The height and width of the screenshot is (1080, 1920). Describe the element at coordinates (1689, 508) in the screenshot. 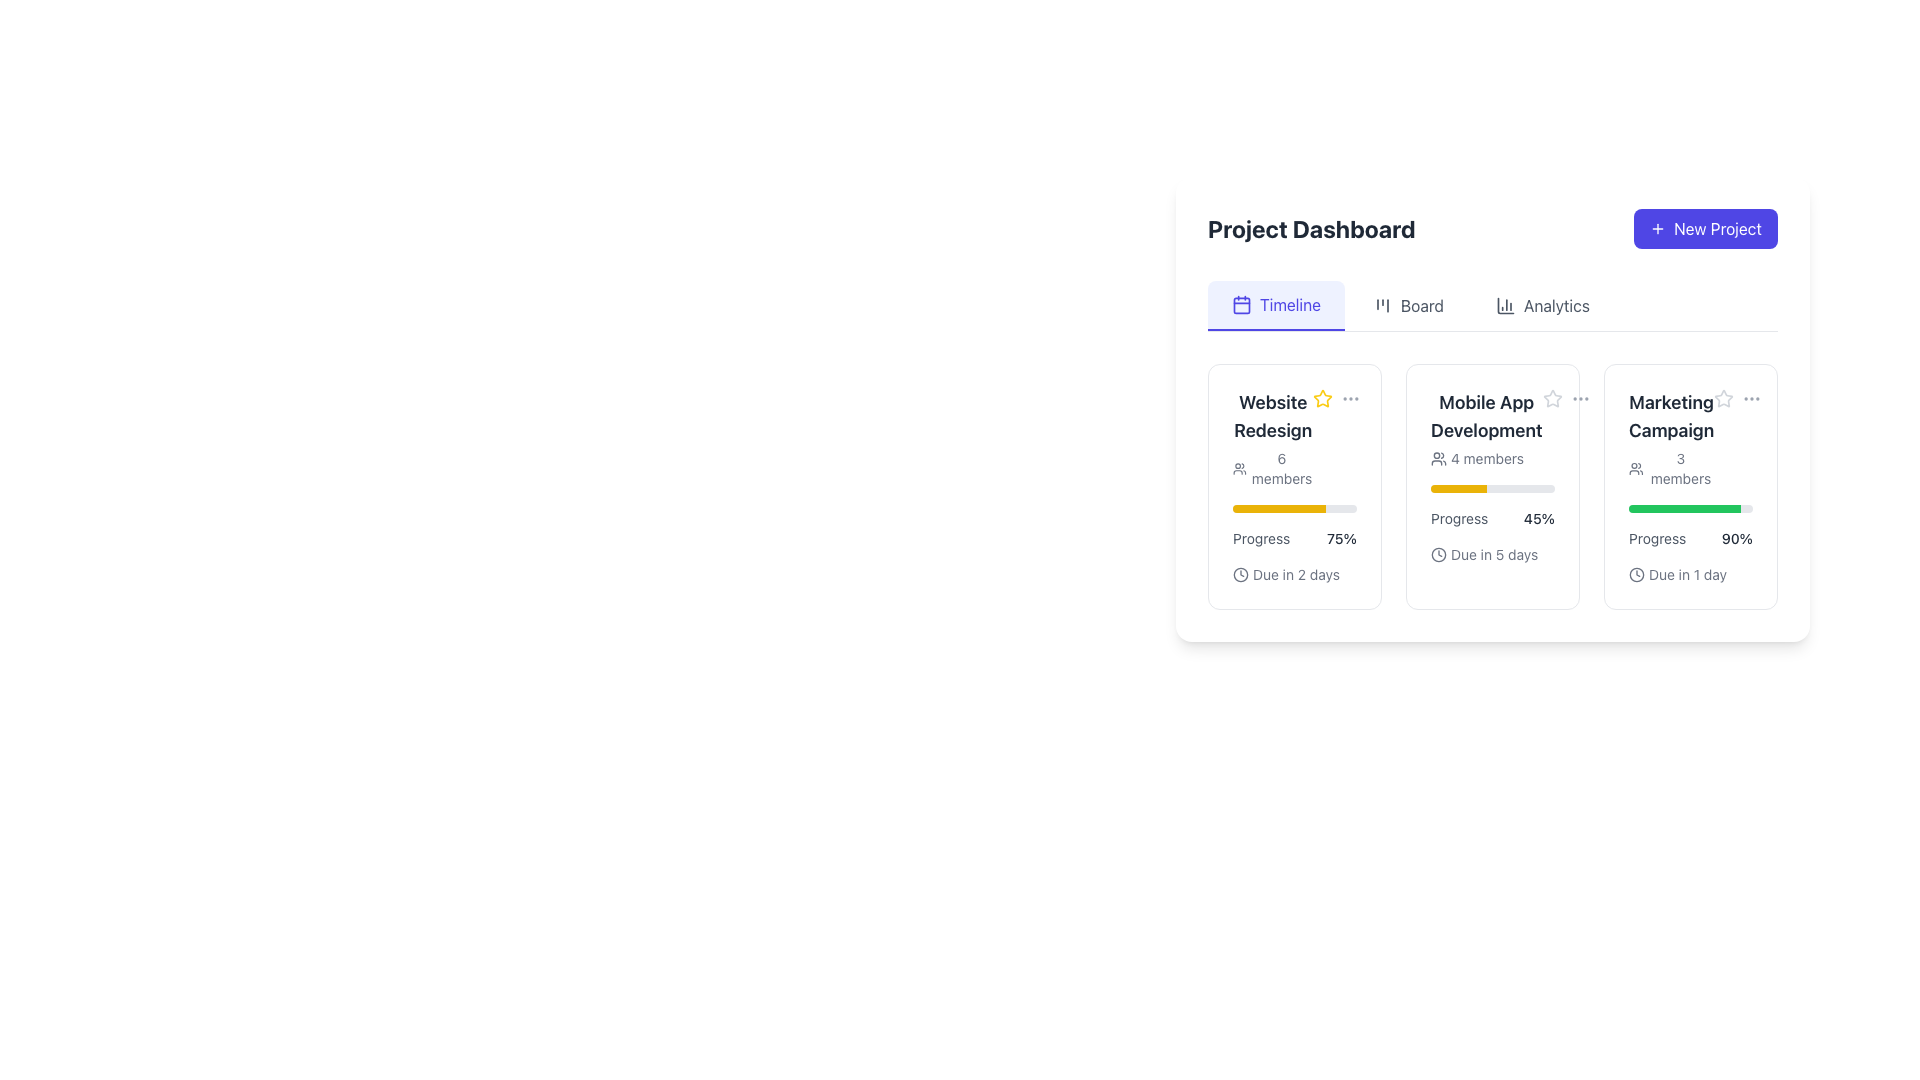

I see `the progress bar indicating a value of 90% located in the 'Marketing Campaign' section of the Project Dashboard` at that location.